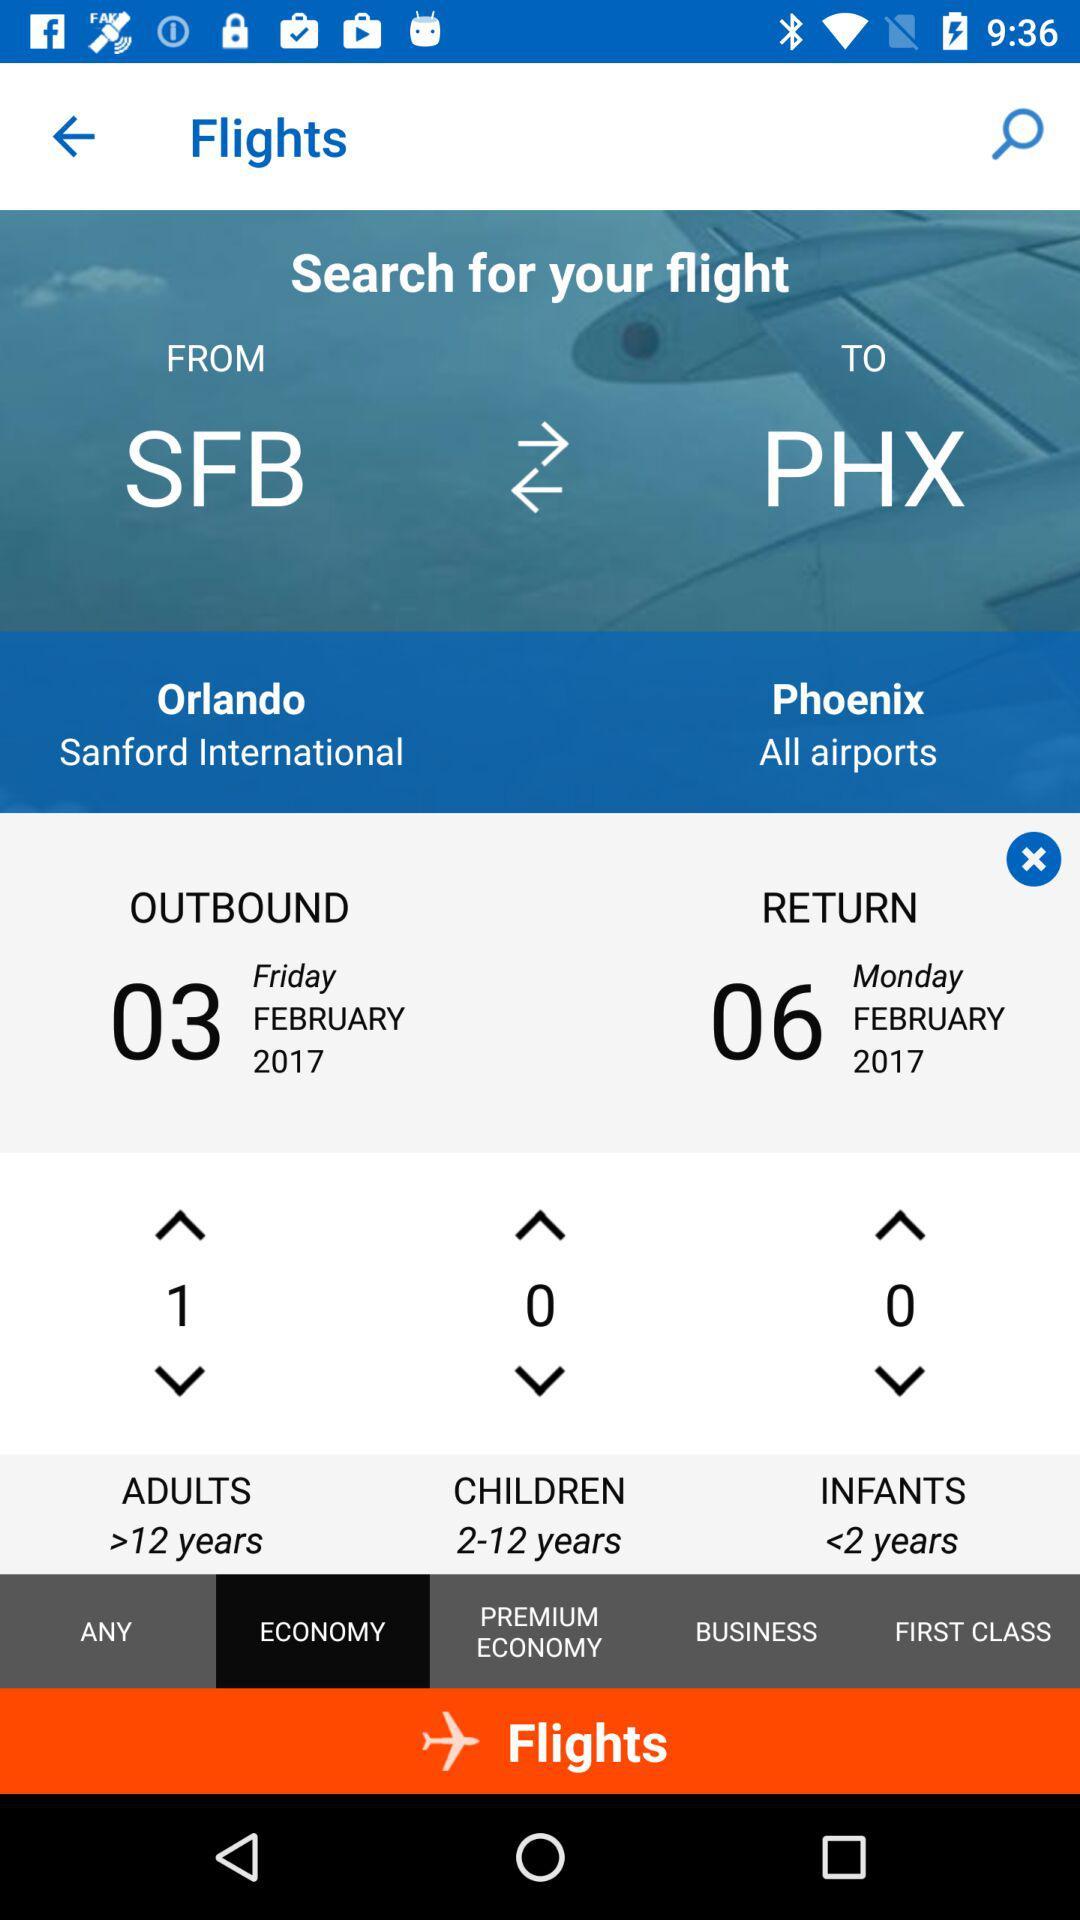 Image resolution: width=1080 pixels, height=1920 pixels. I want to click on children for flight, so click(540, 1224).